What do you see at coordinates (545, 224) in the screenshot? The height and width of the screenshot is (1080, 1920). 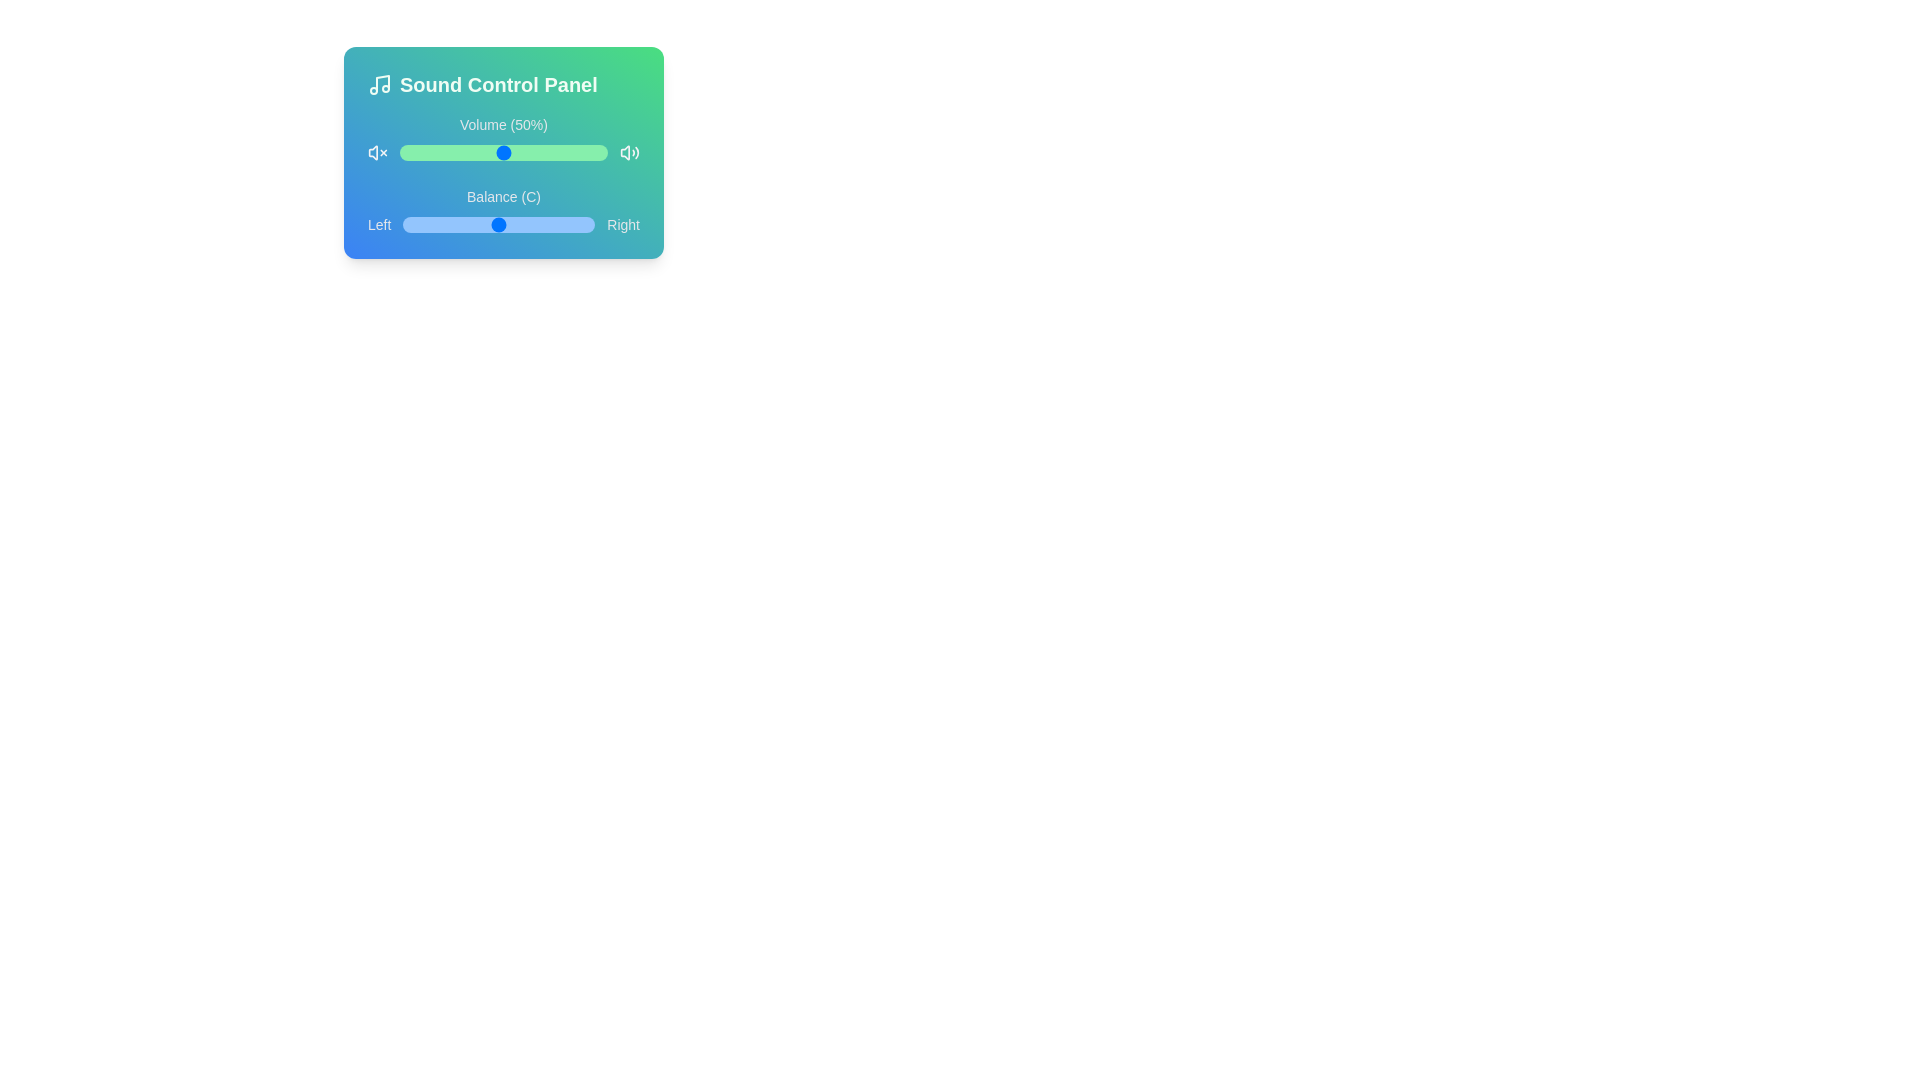 I see `the balance` at bounding box center [545, 224].